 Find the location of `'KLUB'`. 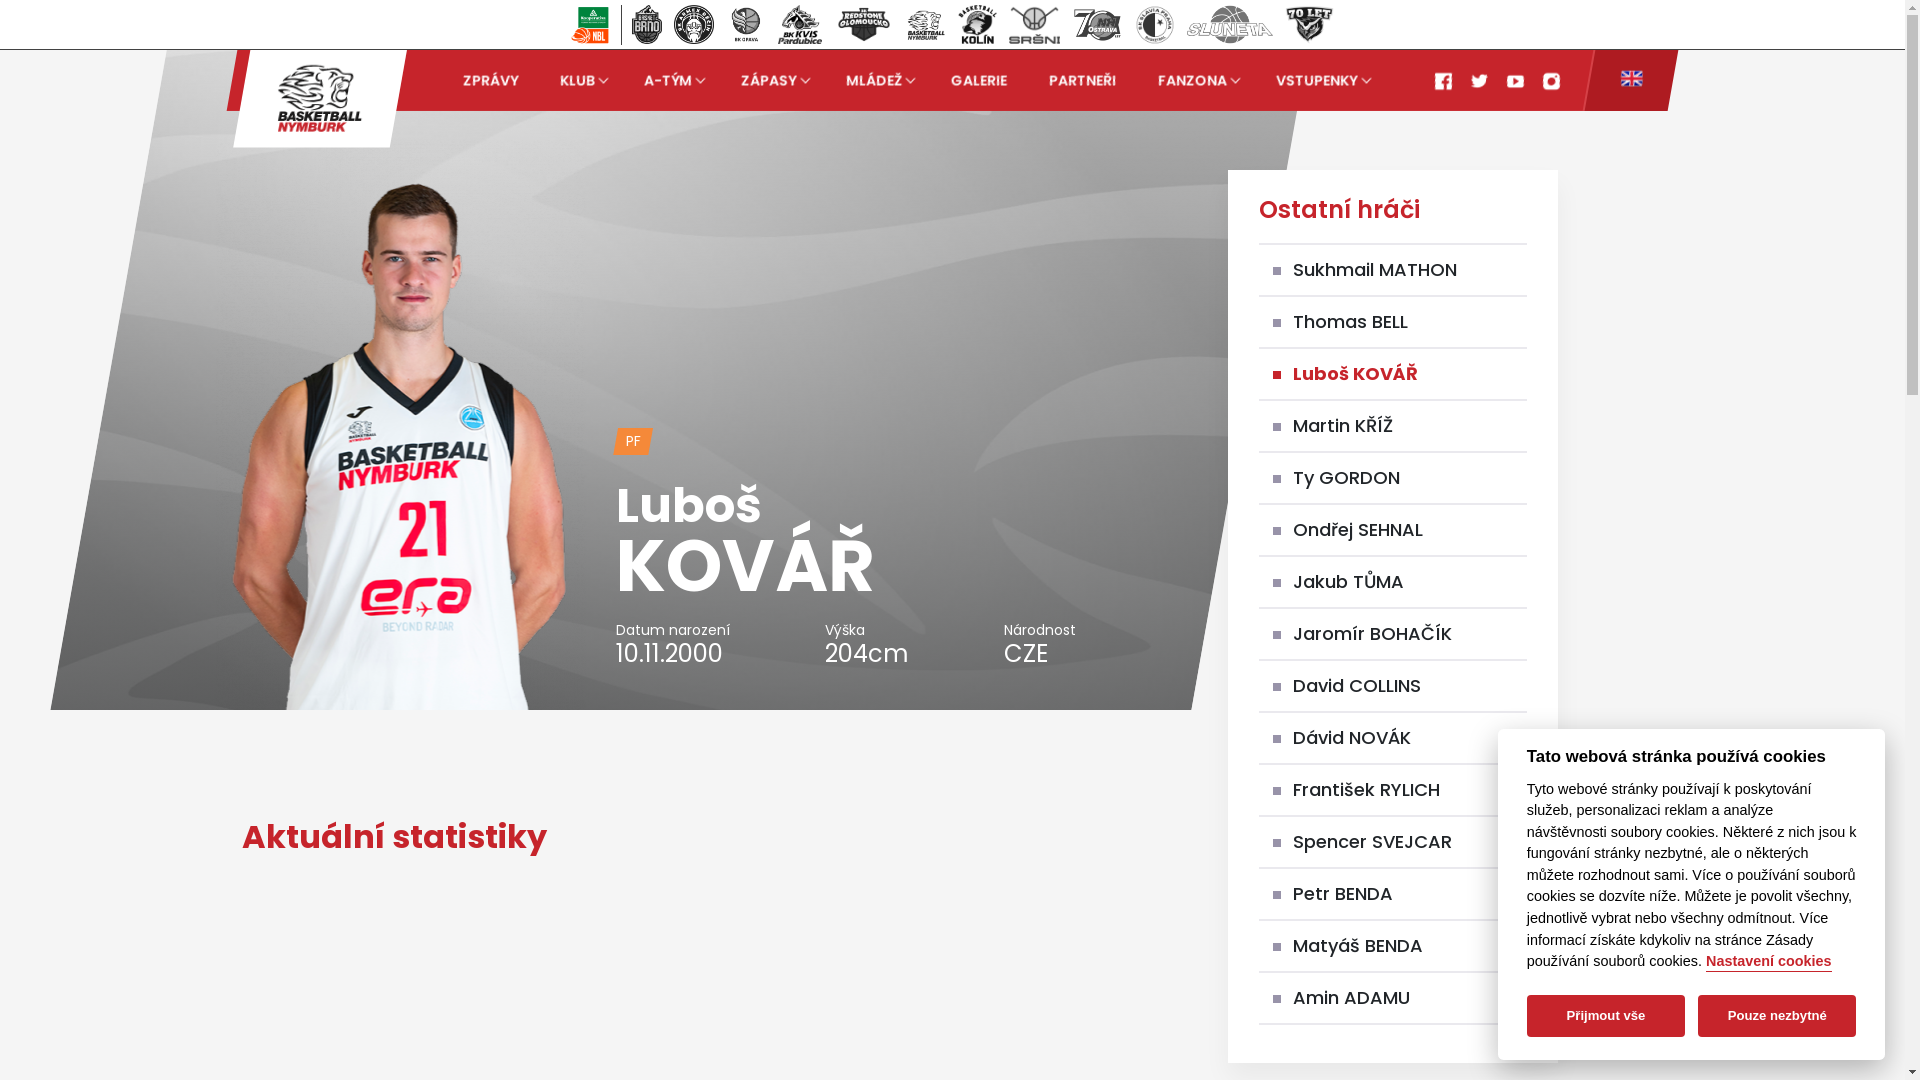

'KLUB' is located at coordinates (579, 79).